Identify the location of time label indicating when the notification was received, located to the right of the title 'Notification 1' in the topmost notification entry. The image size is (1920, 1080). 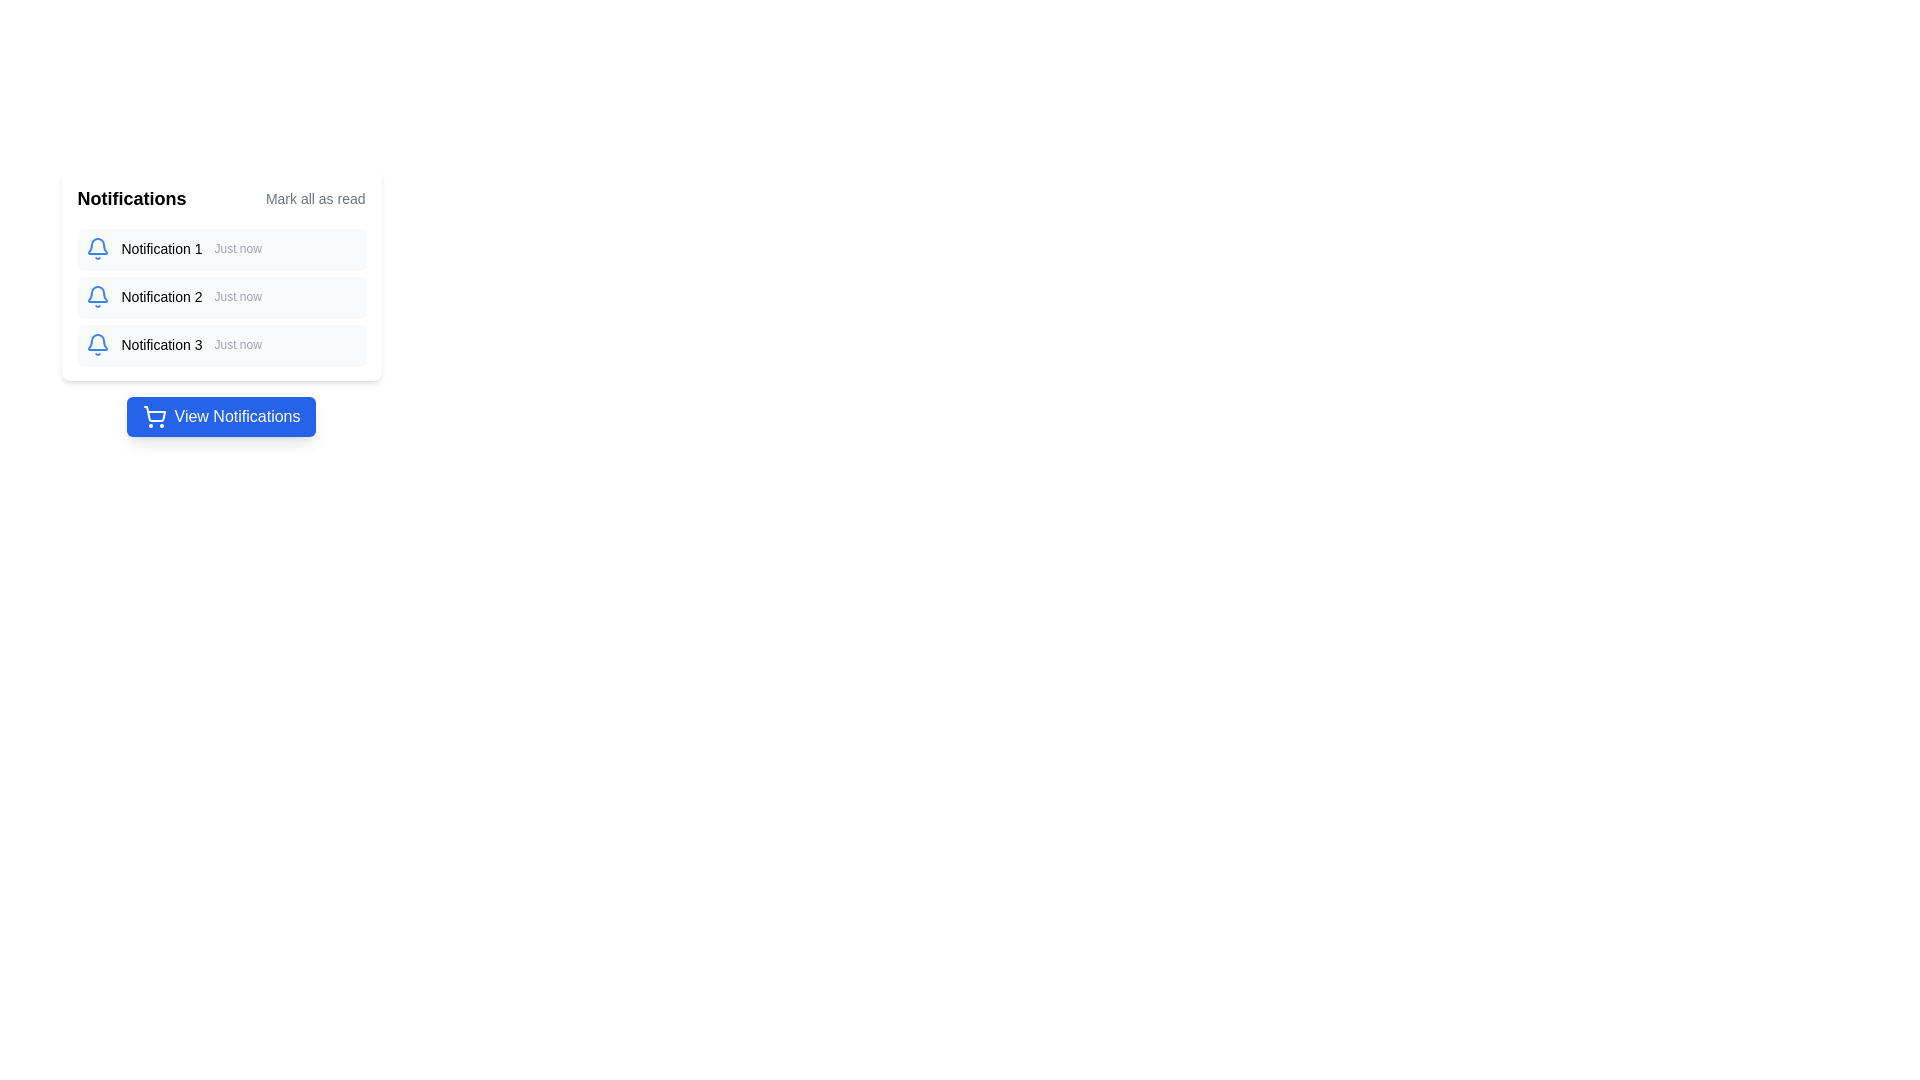
(238, 248).